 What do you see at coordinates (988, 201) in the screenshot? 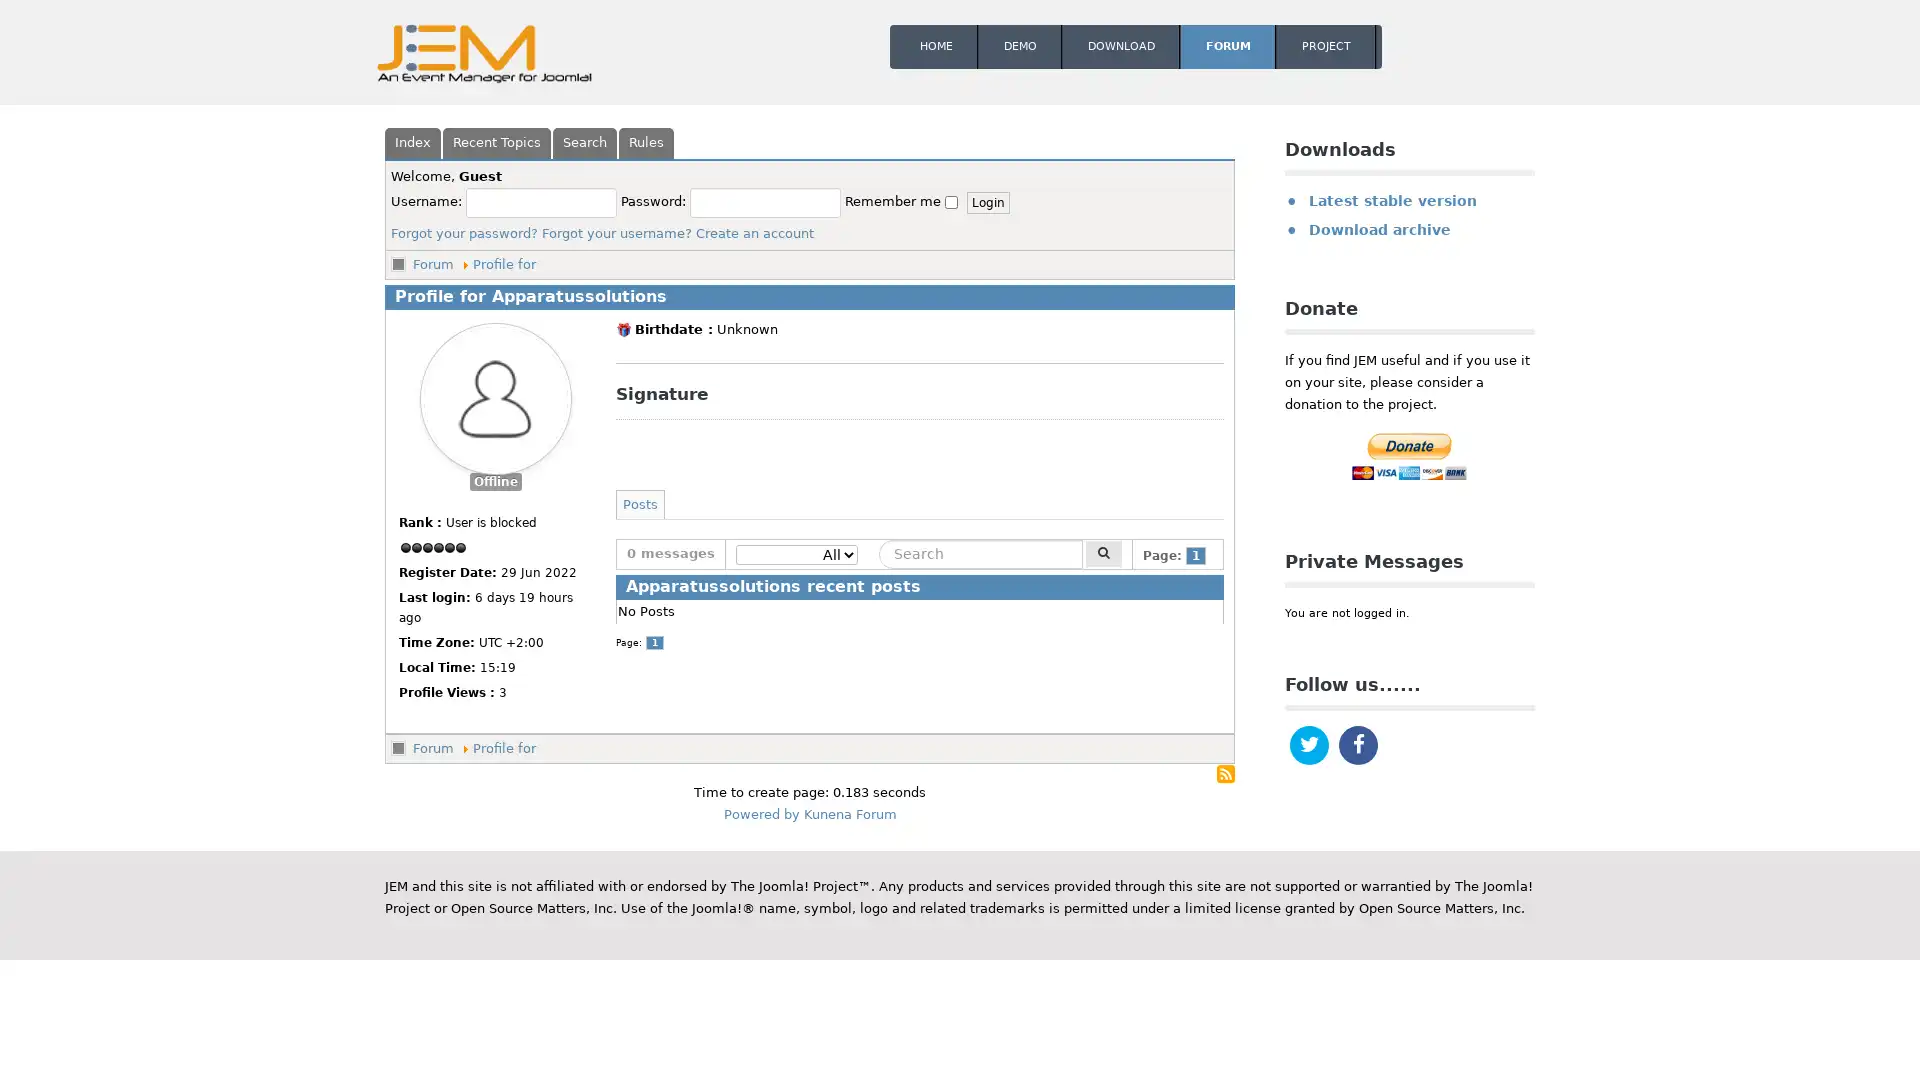
I see `Login` at bounding box center [988, 201].